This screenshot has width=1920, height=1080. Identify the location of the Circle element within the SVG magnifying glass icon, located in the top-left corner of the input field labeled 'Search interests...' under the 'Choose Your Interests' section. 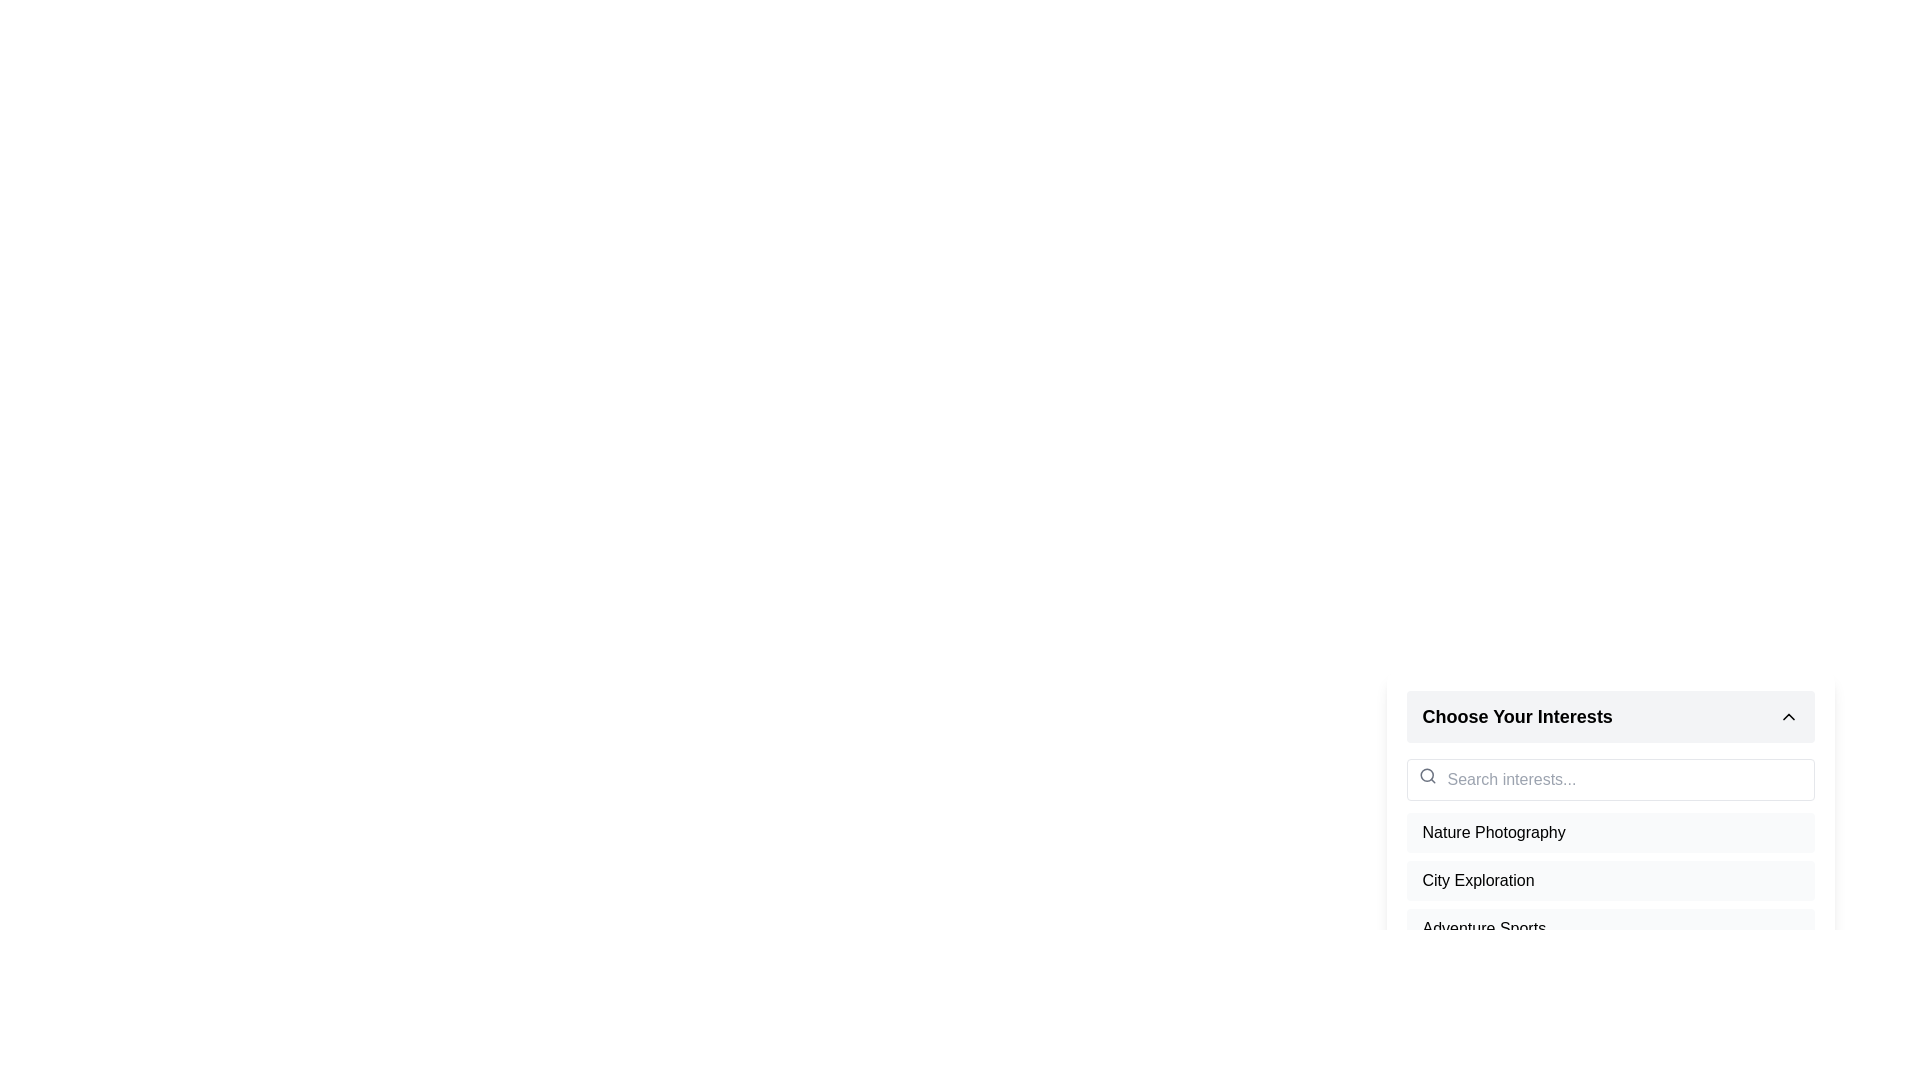
(1425, 774).